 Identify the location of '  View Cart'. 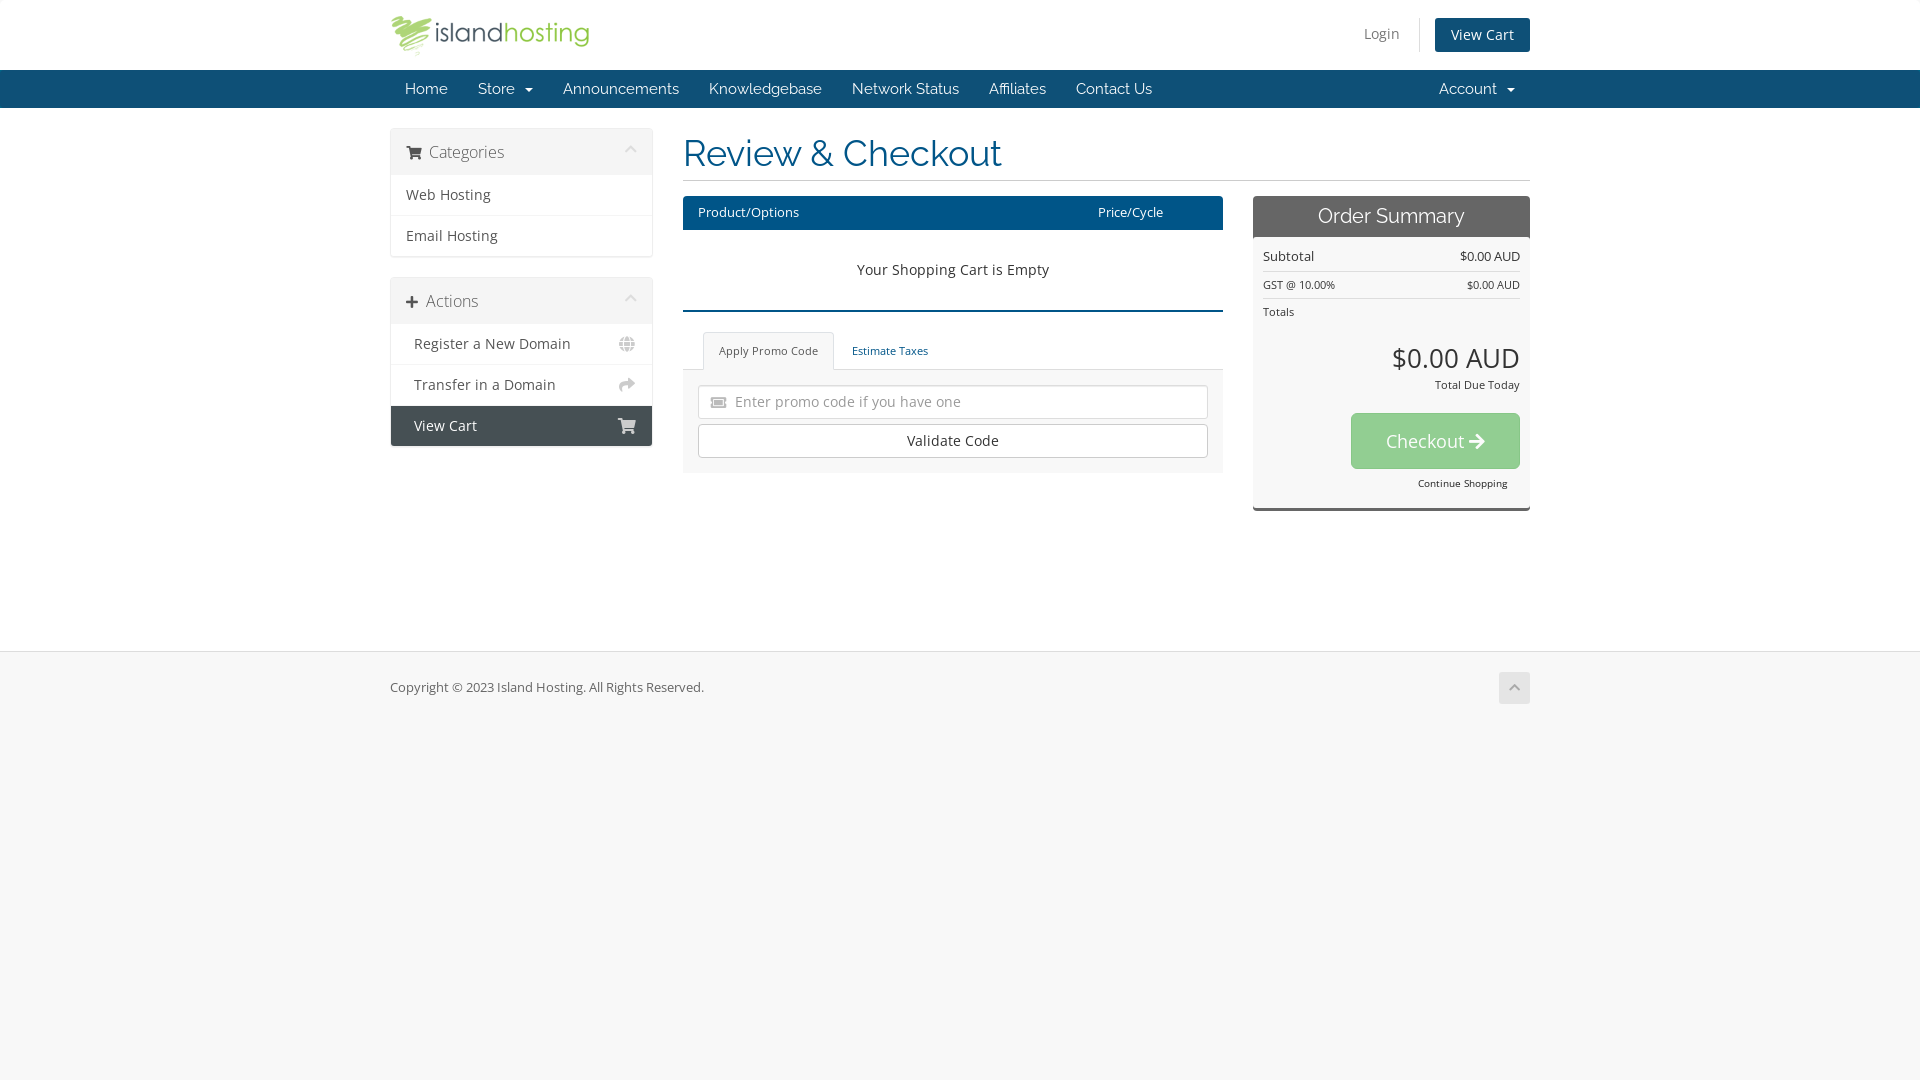
(521, 424).